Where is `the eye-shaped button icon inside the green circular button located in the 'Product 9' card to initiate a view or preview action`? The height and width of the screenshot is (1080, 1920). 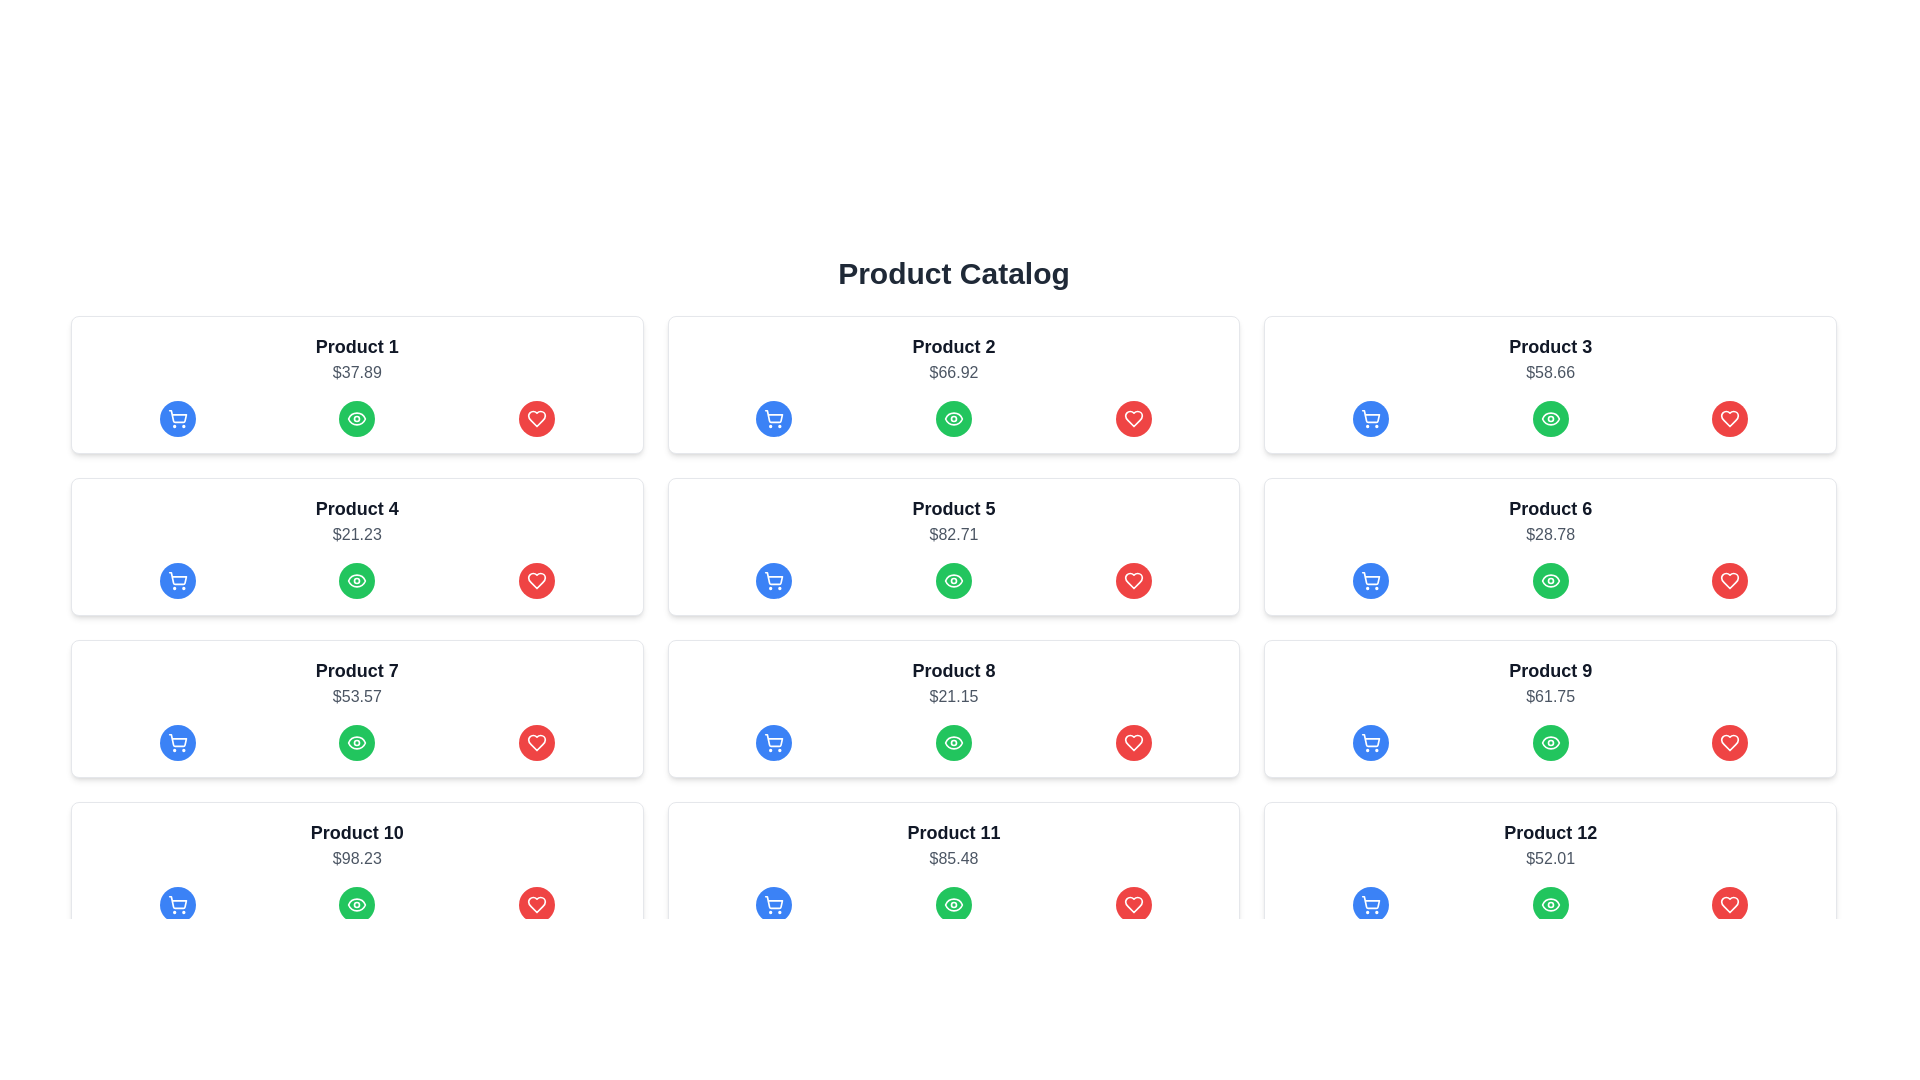 the eye-shaped button icon inside the green circular button located in the 'Product 9' card to initiate a view or preview action is located at coordinates (1549, 743).